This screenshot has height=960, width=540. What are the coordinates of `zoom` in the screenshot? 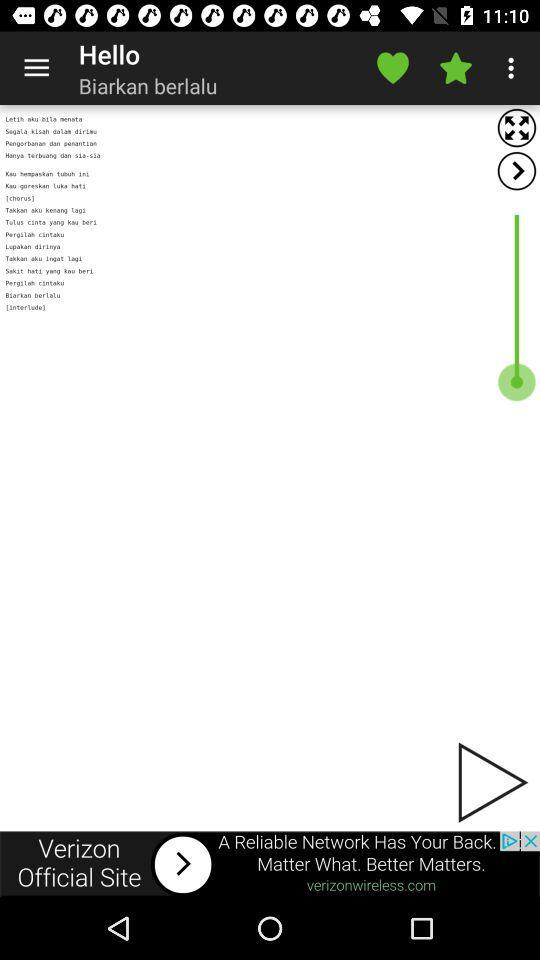 It's located at (516, 127).